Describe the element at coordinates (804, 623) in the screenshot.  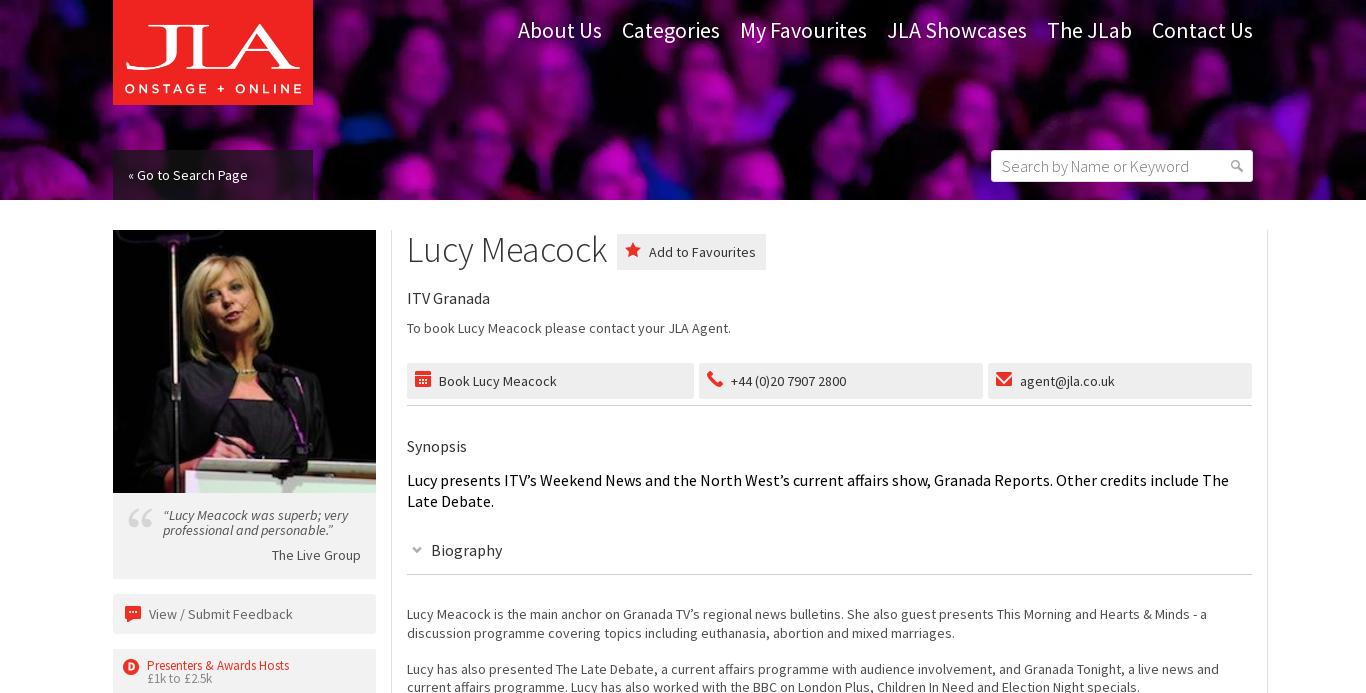
I see `'Lucy Meacock is the main anchor on Granada TV’s regional news bulletins. She also guest presents This Morning and Hearts & Minds - a discussion programme covering topics including euthanasia, abortion and mixed marriages.'` at that location.